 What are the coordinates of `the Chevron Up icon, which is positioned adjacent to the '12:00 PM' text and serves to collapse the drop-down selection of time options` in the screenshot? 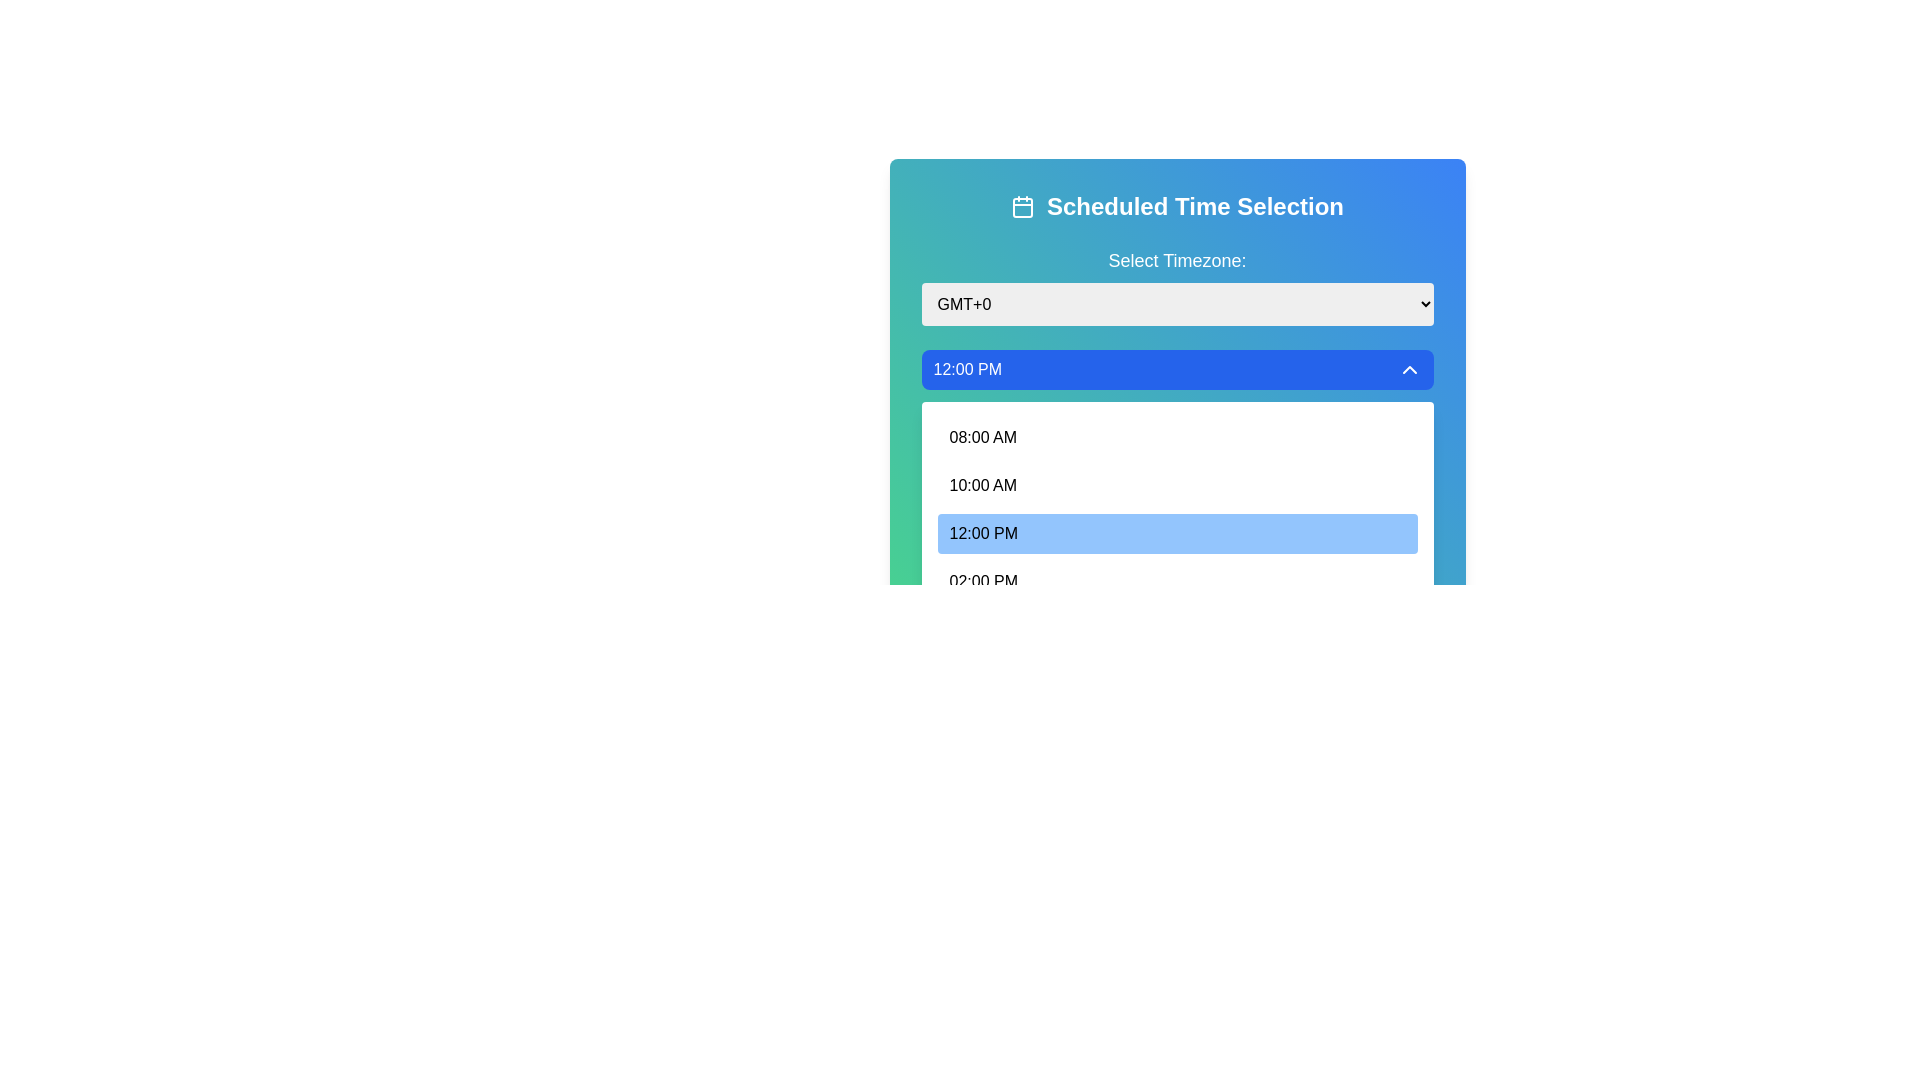 It's located at (1408, 370).